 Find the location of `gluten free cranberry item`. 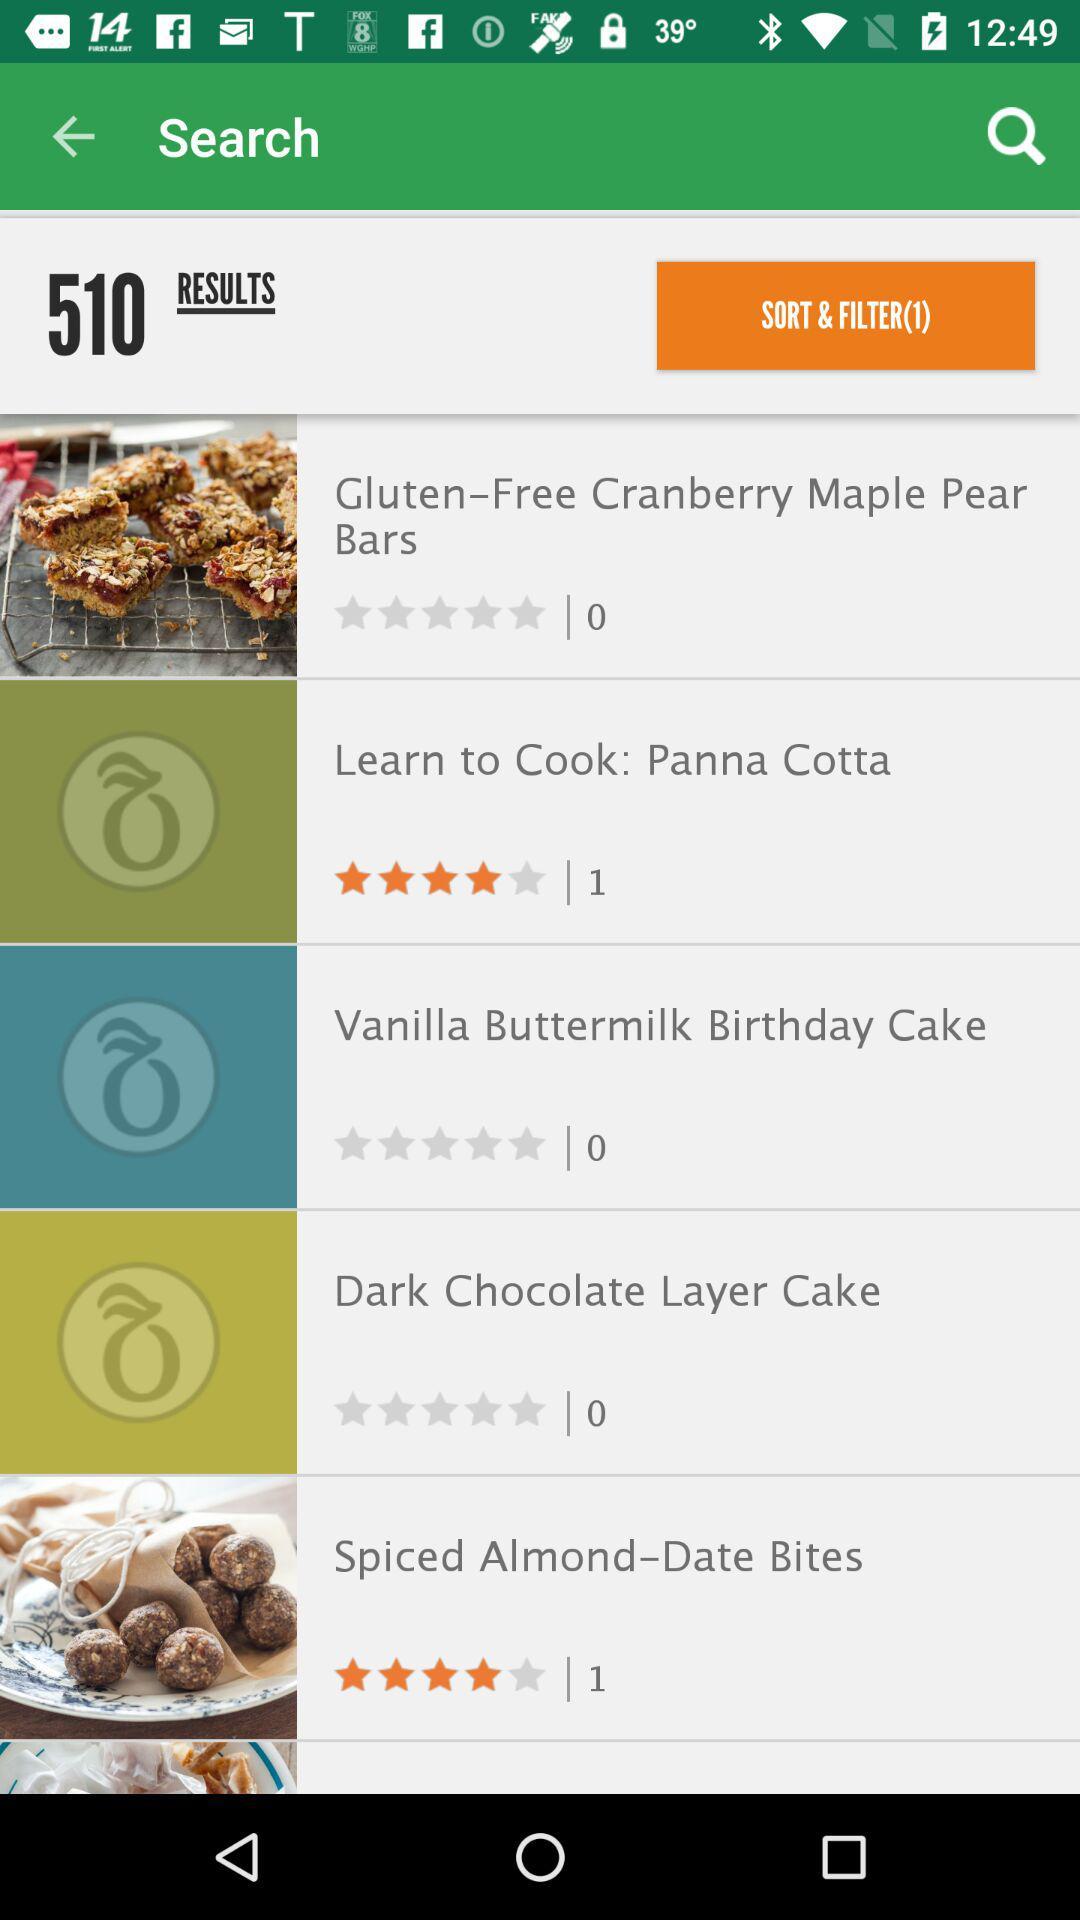

gluten free cranberry item is located at coordinates (683, 519).